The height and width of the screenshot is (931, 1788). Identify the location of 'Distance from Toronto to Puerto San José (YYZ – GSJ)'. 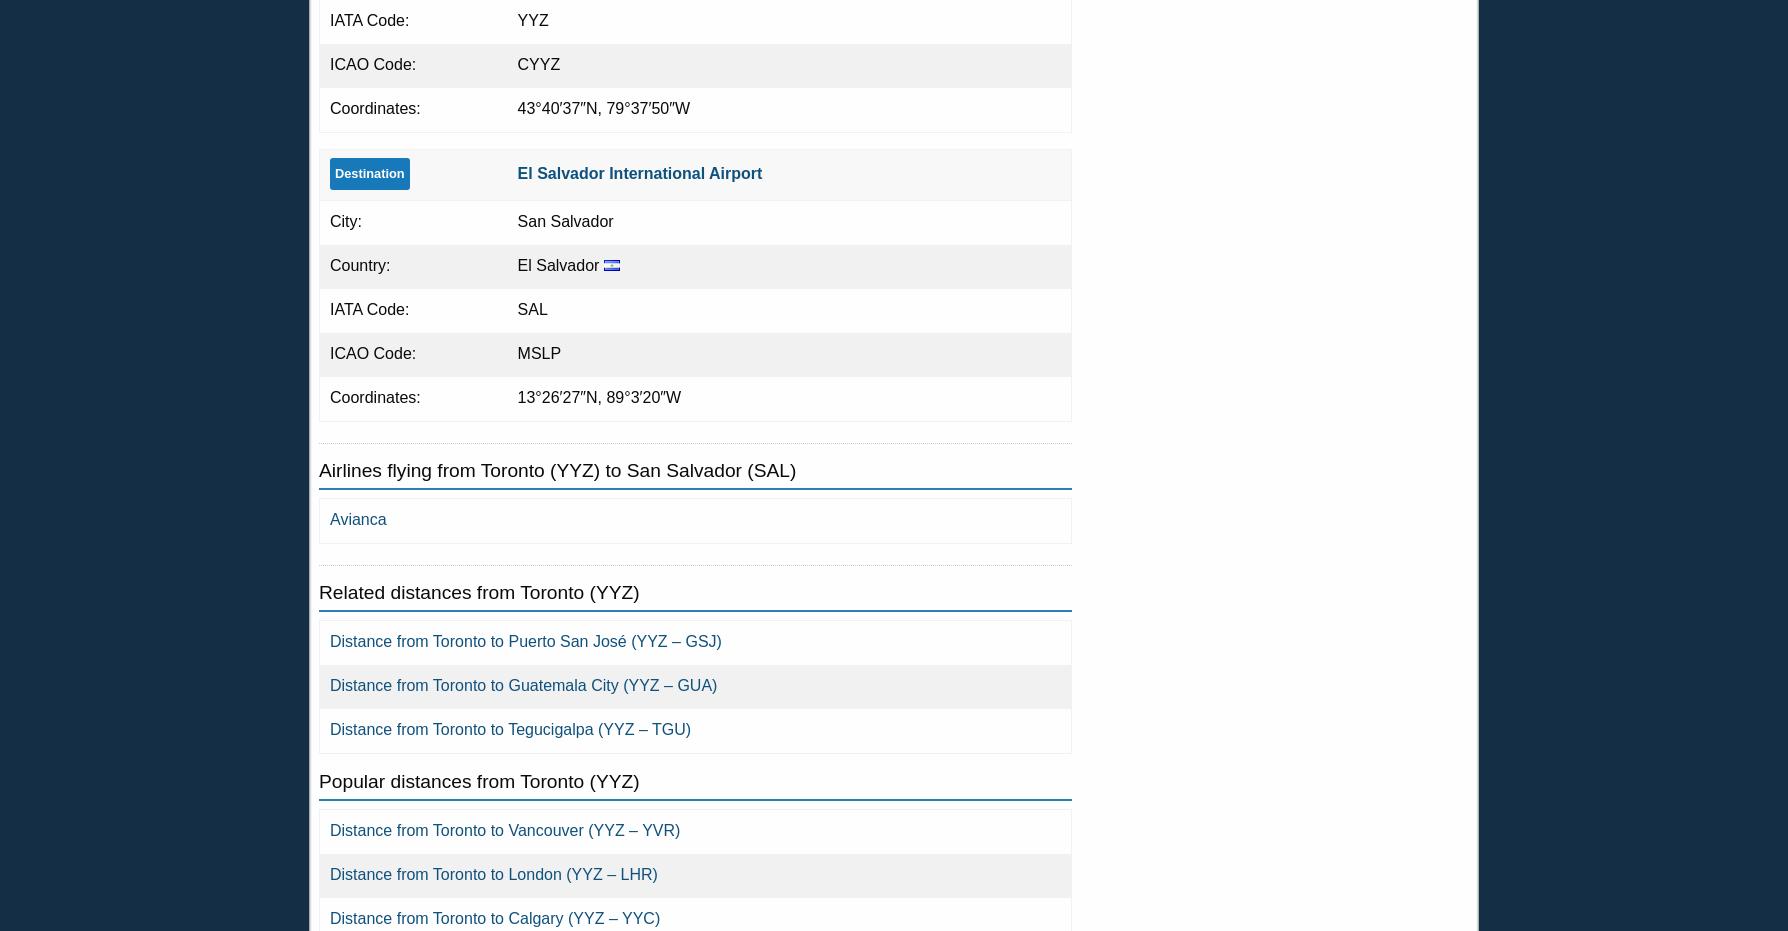
(329, 641).